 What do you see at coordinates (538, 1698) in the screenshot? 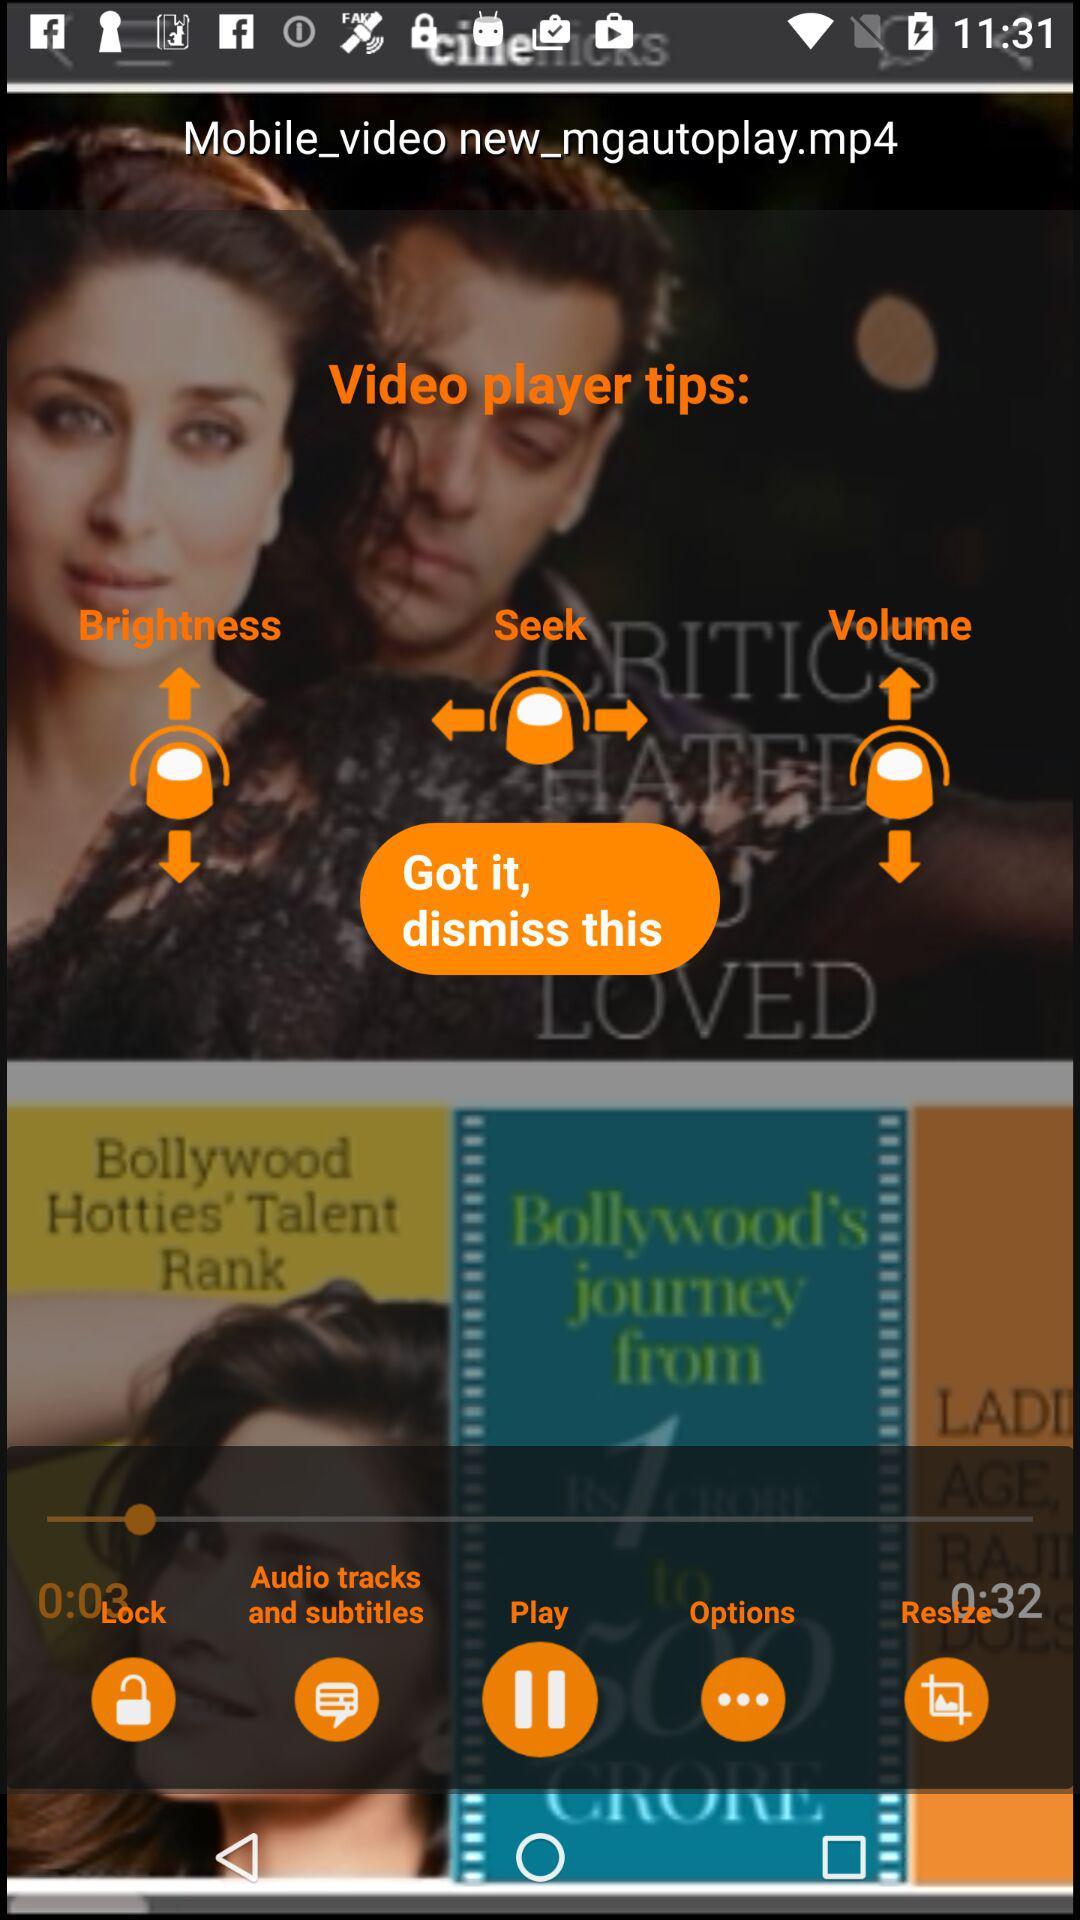
I see `and pause button` at bounding box center [538, 1698].